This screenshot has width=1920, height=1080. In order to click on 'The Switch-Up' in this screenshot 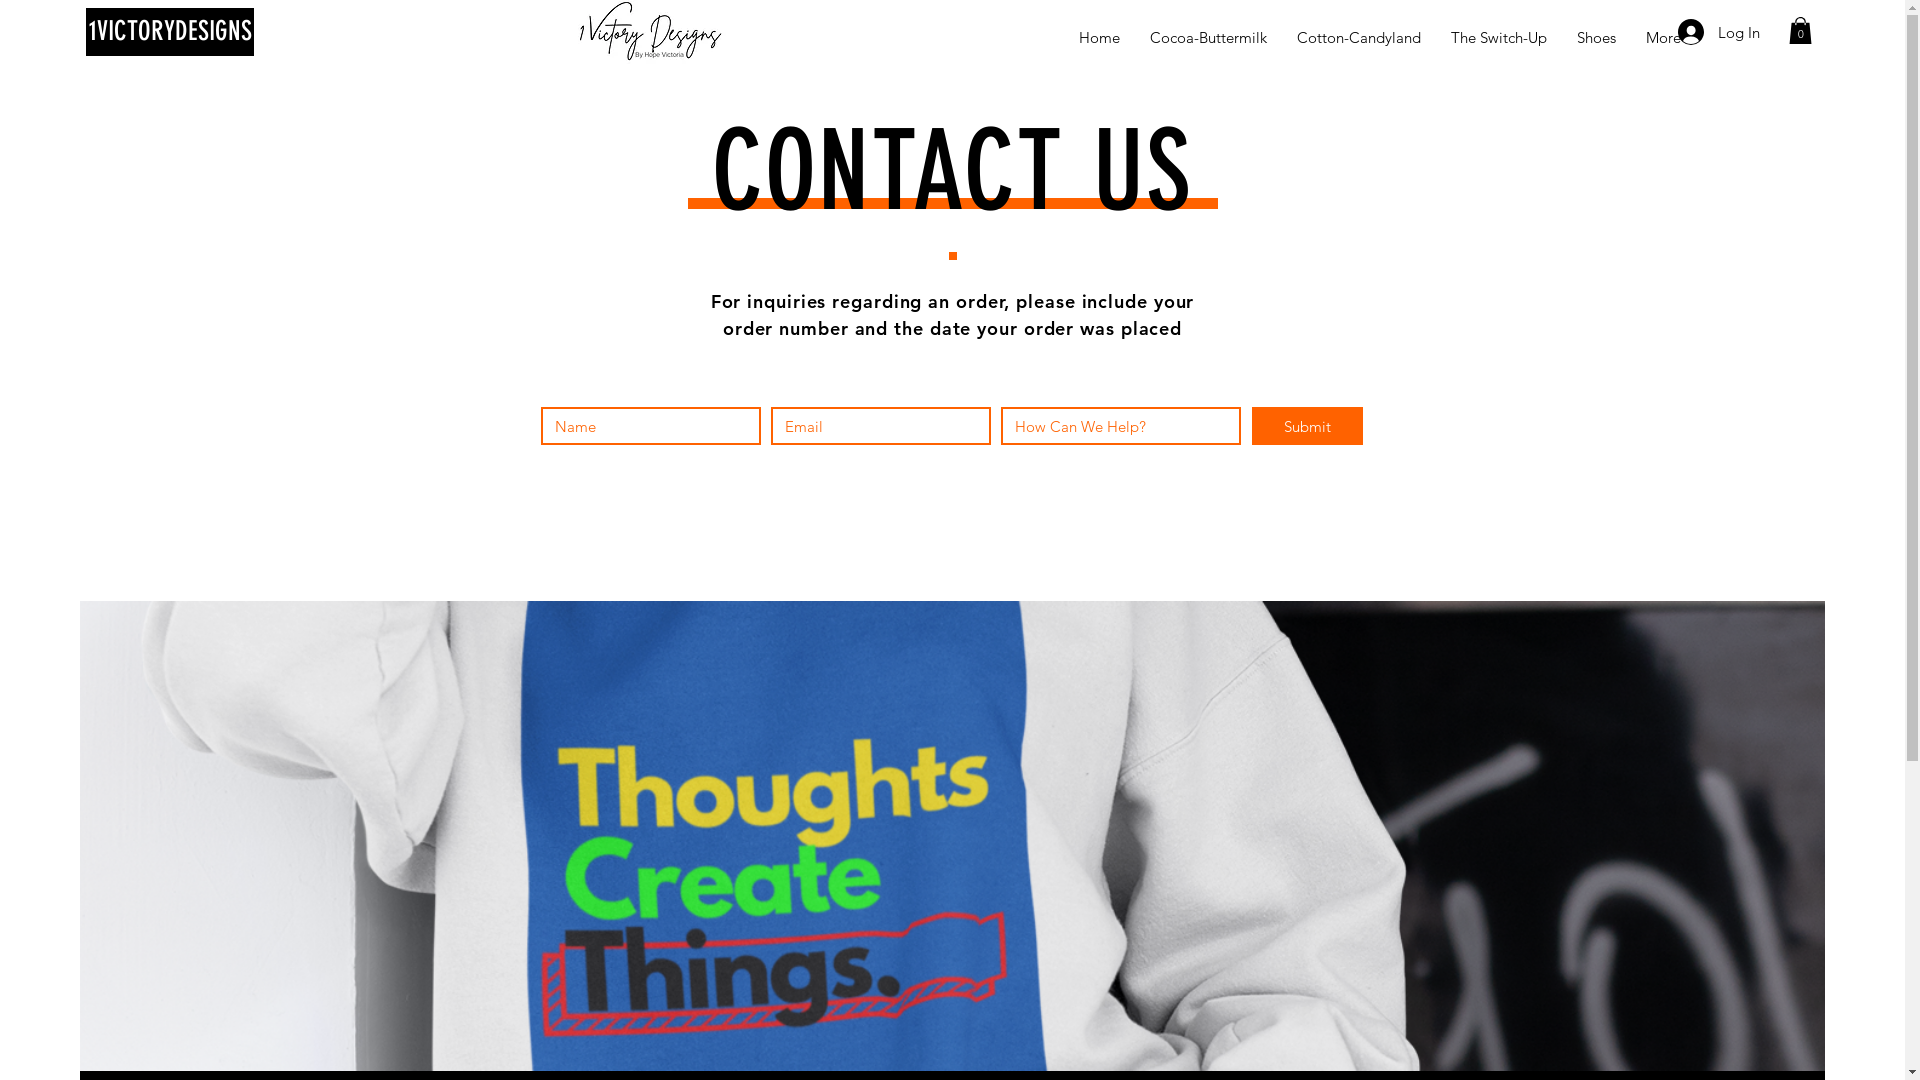, I will do `click(1498, 37)`.